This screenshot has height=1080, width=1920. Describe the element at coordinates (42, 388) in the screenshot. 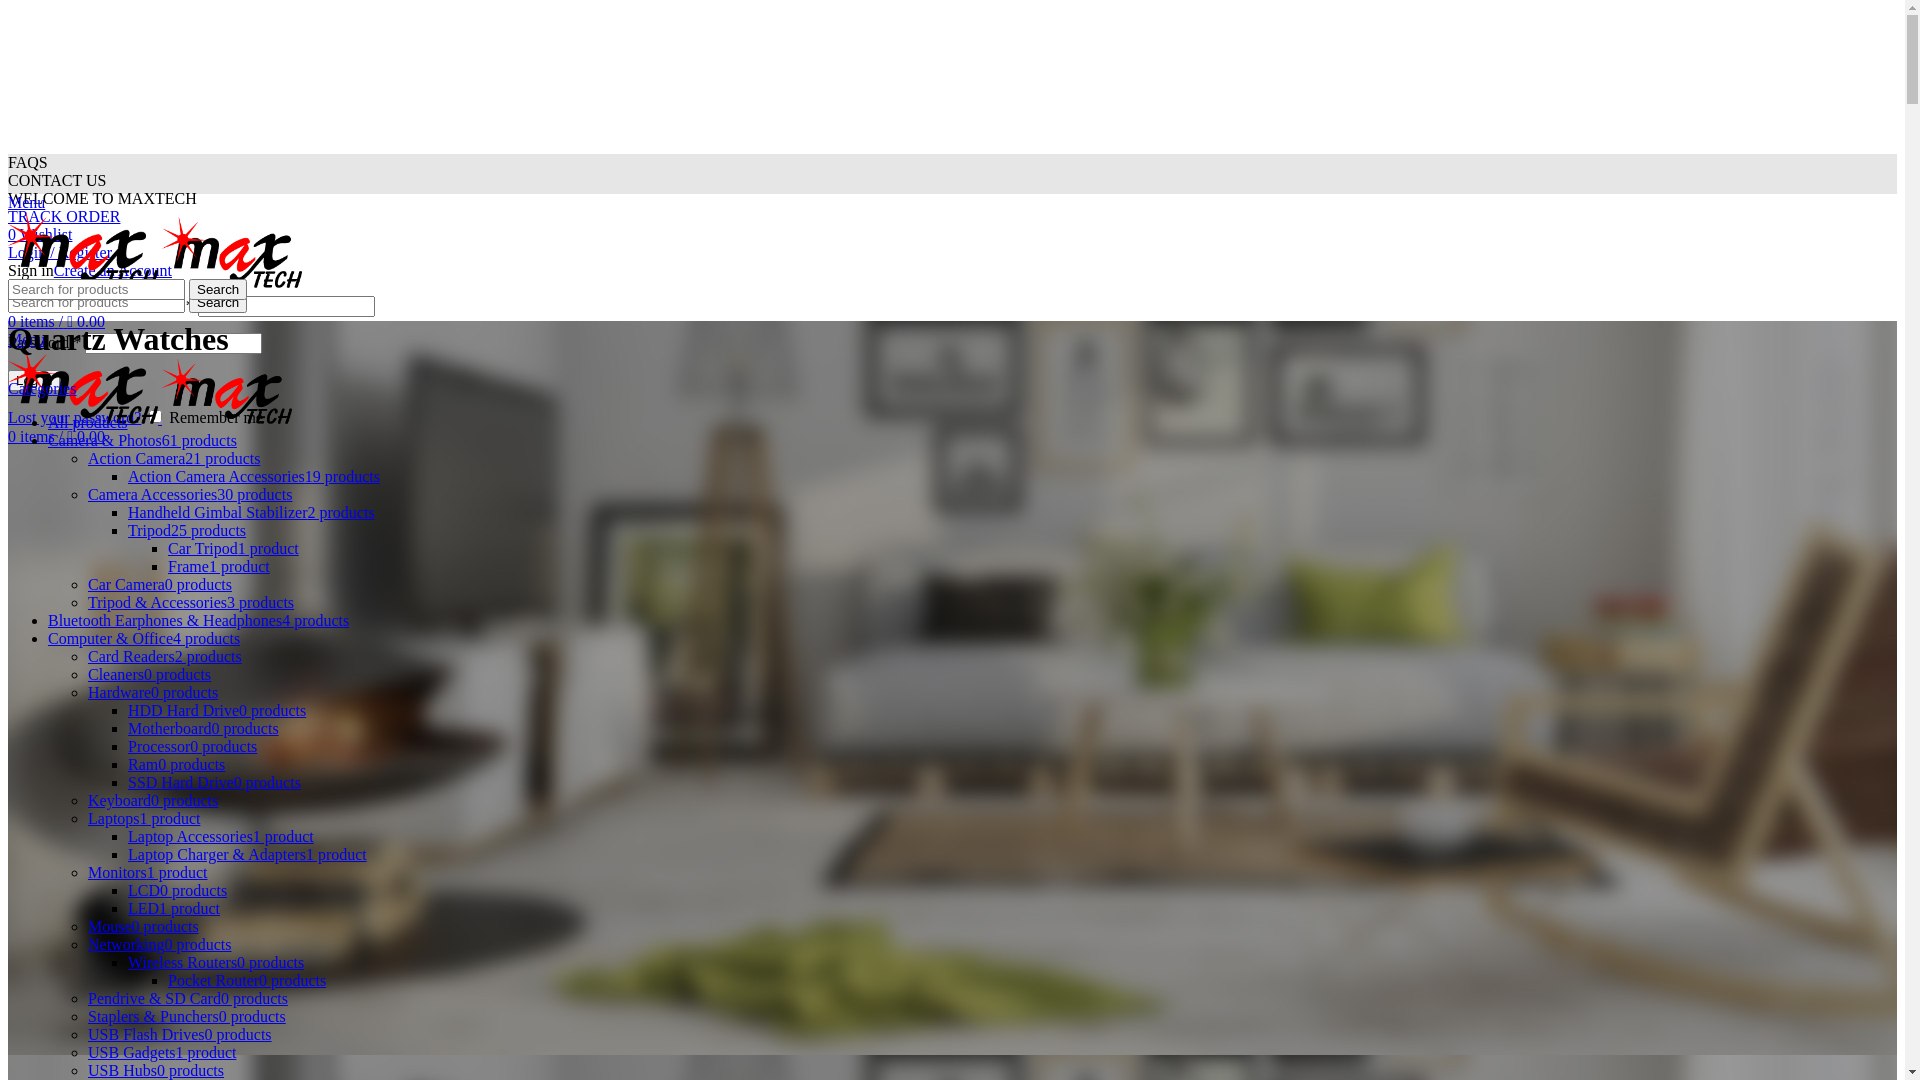

I see `'Categories'` at that location.